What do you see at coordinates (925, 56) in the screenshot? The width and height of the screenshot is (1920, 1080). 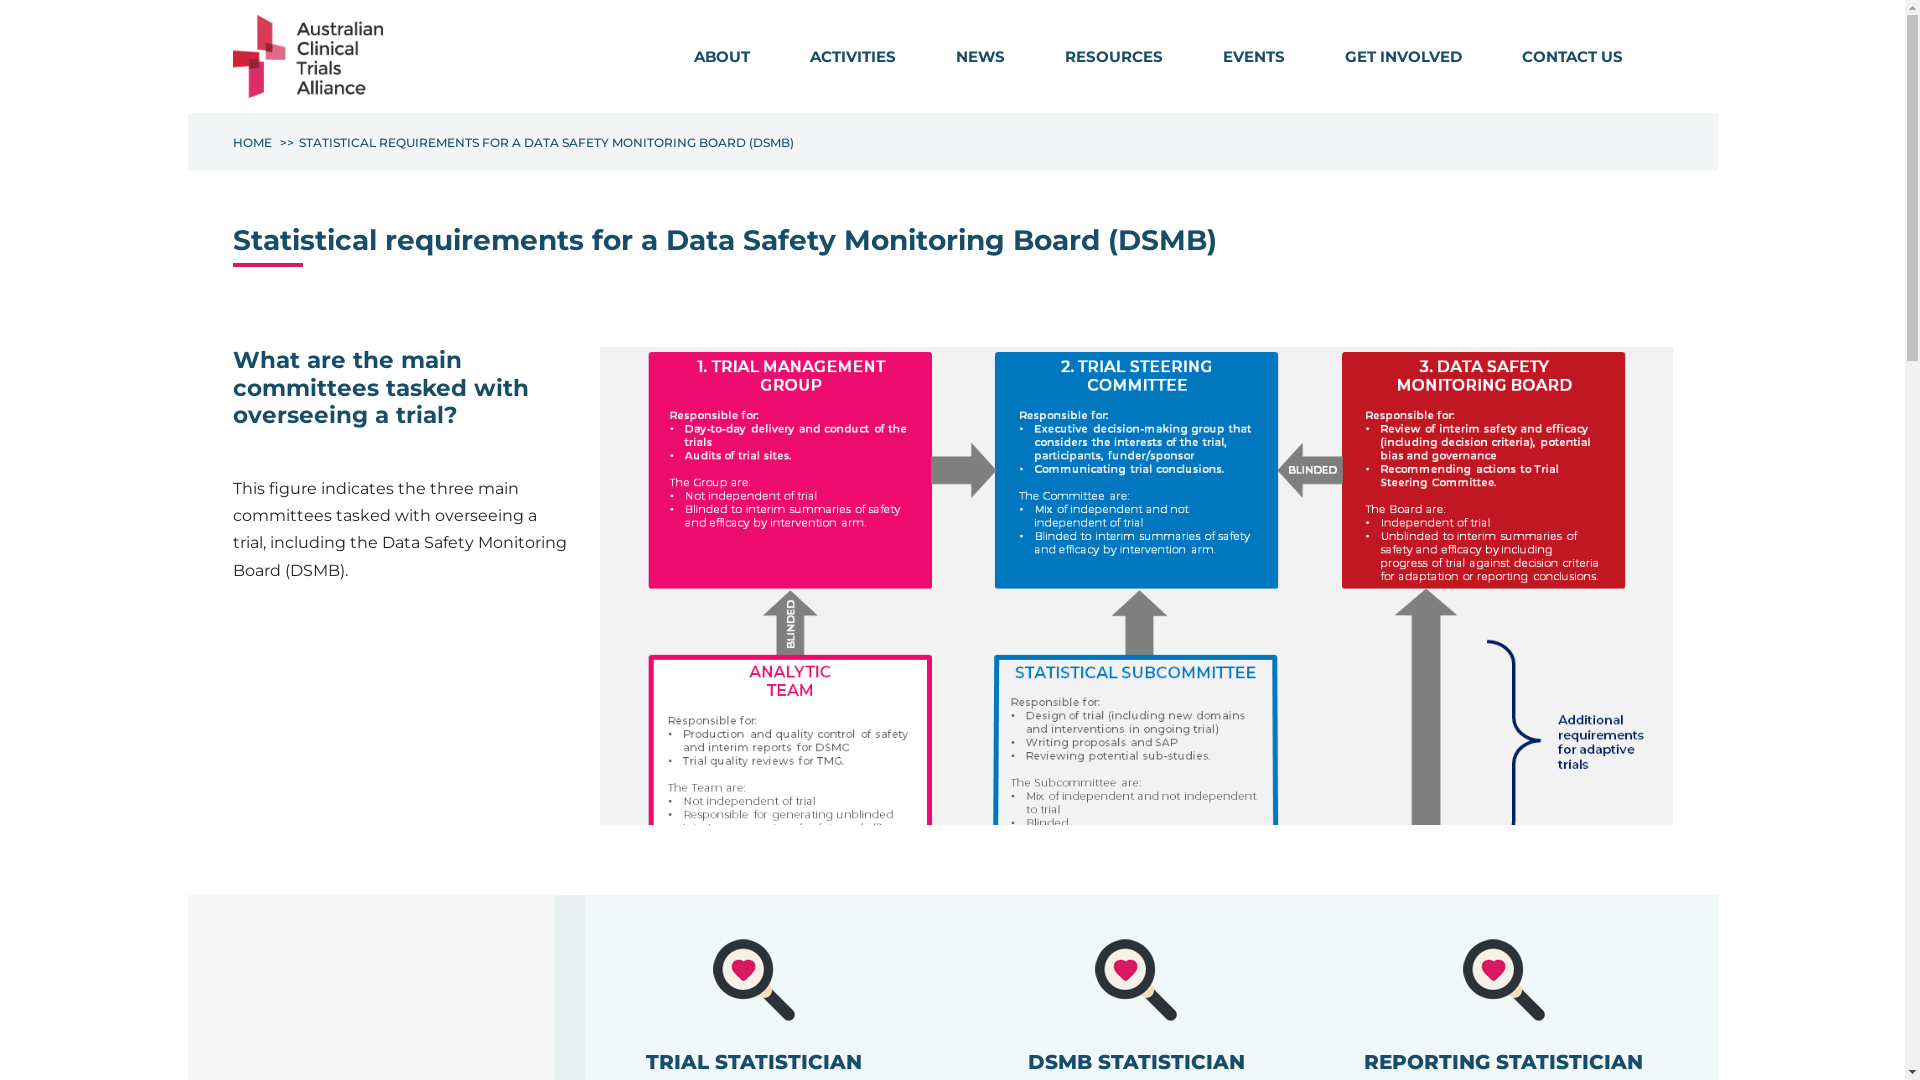 I see `'NEWS'` at bounding box center [925, 56].